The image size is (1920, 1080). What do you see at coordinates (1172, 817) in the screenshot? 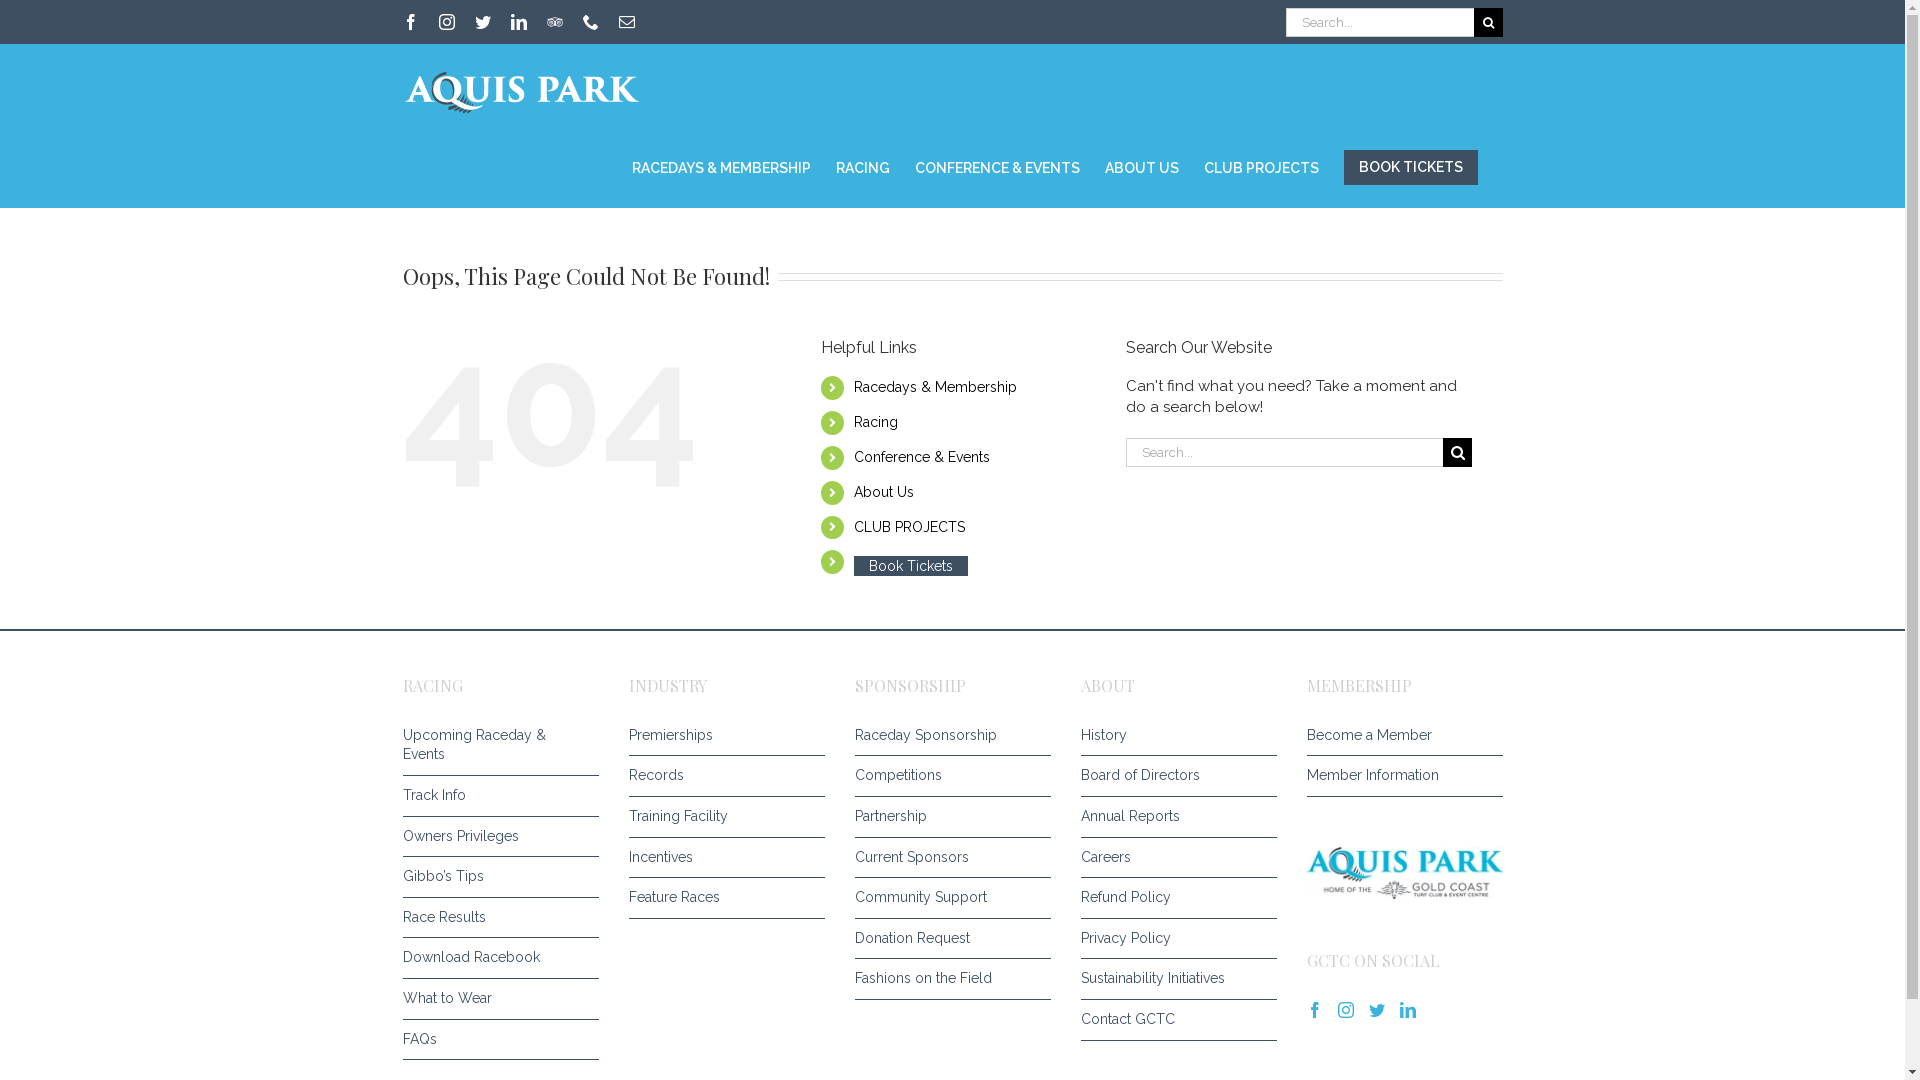
I see `'Annual Reports'` at bounding box center [1172, 817].